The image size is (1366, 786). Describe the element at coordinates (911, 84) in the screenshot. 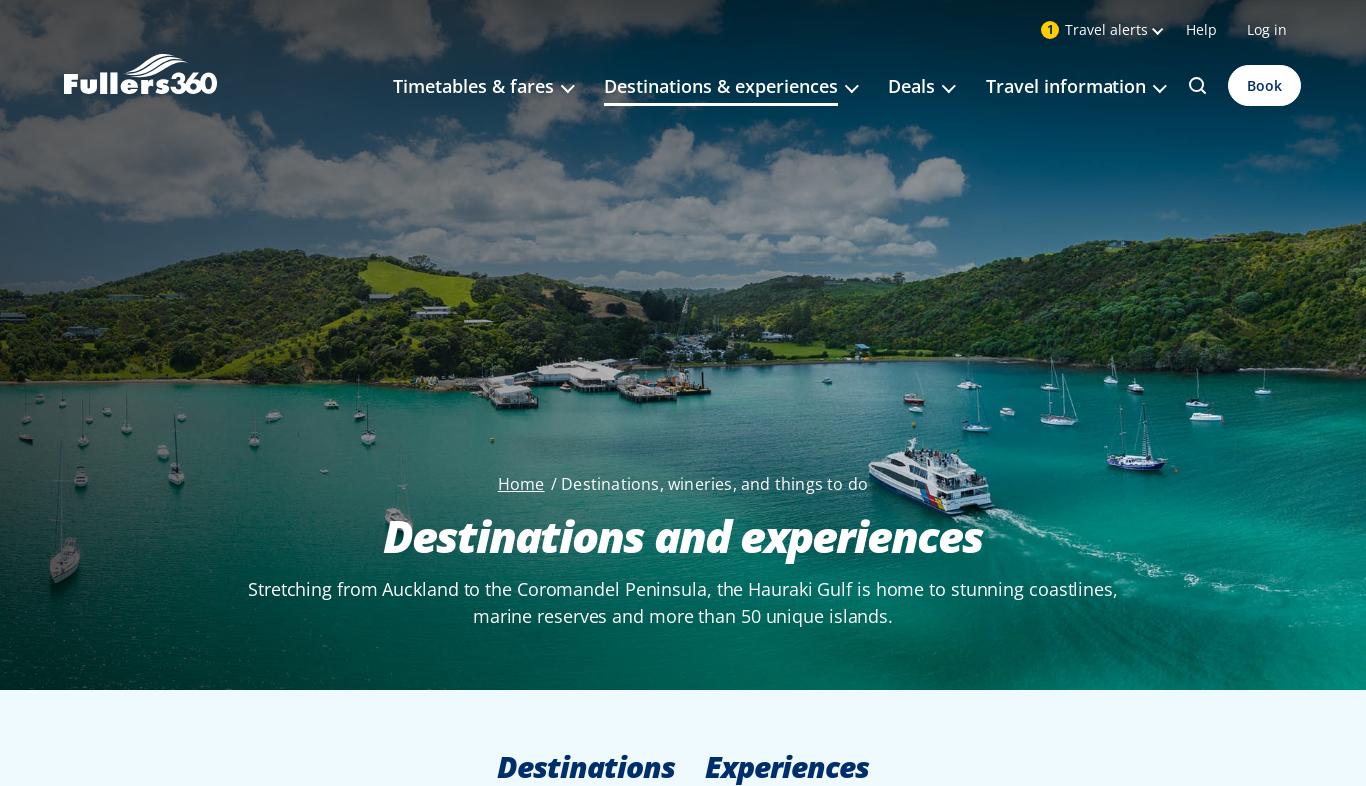

I see `'Deals'` at that location.